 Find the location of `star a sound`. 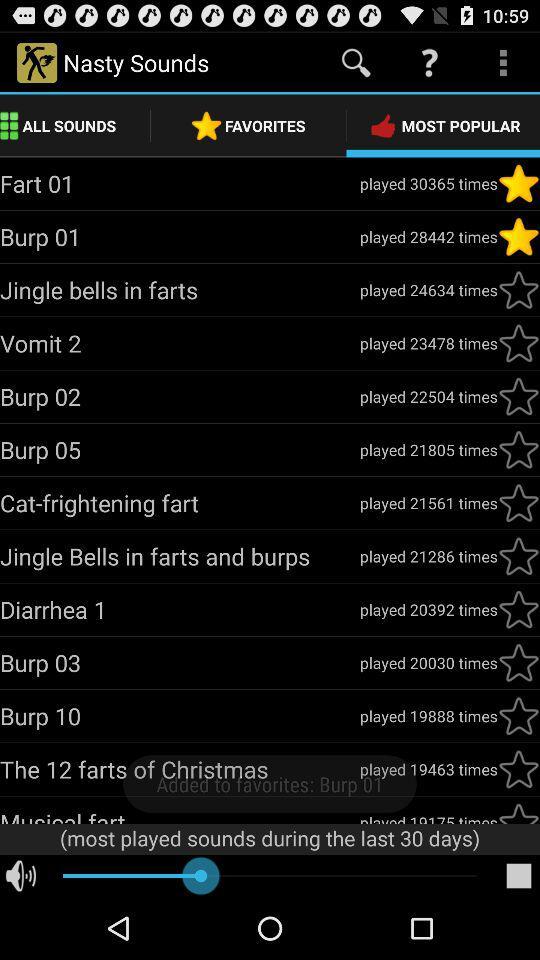

star a sound is located at coordinates (518, 183).